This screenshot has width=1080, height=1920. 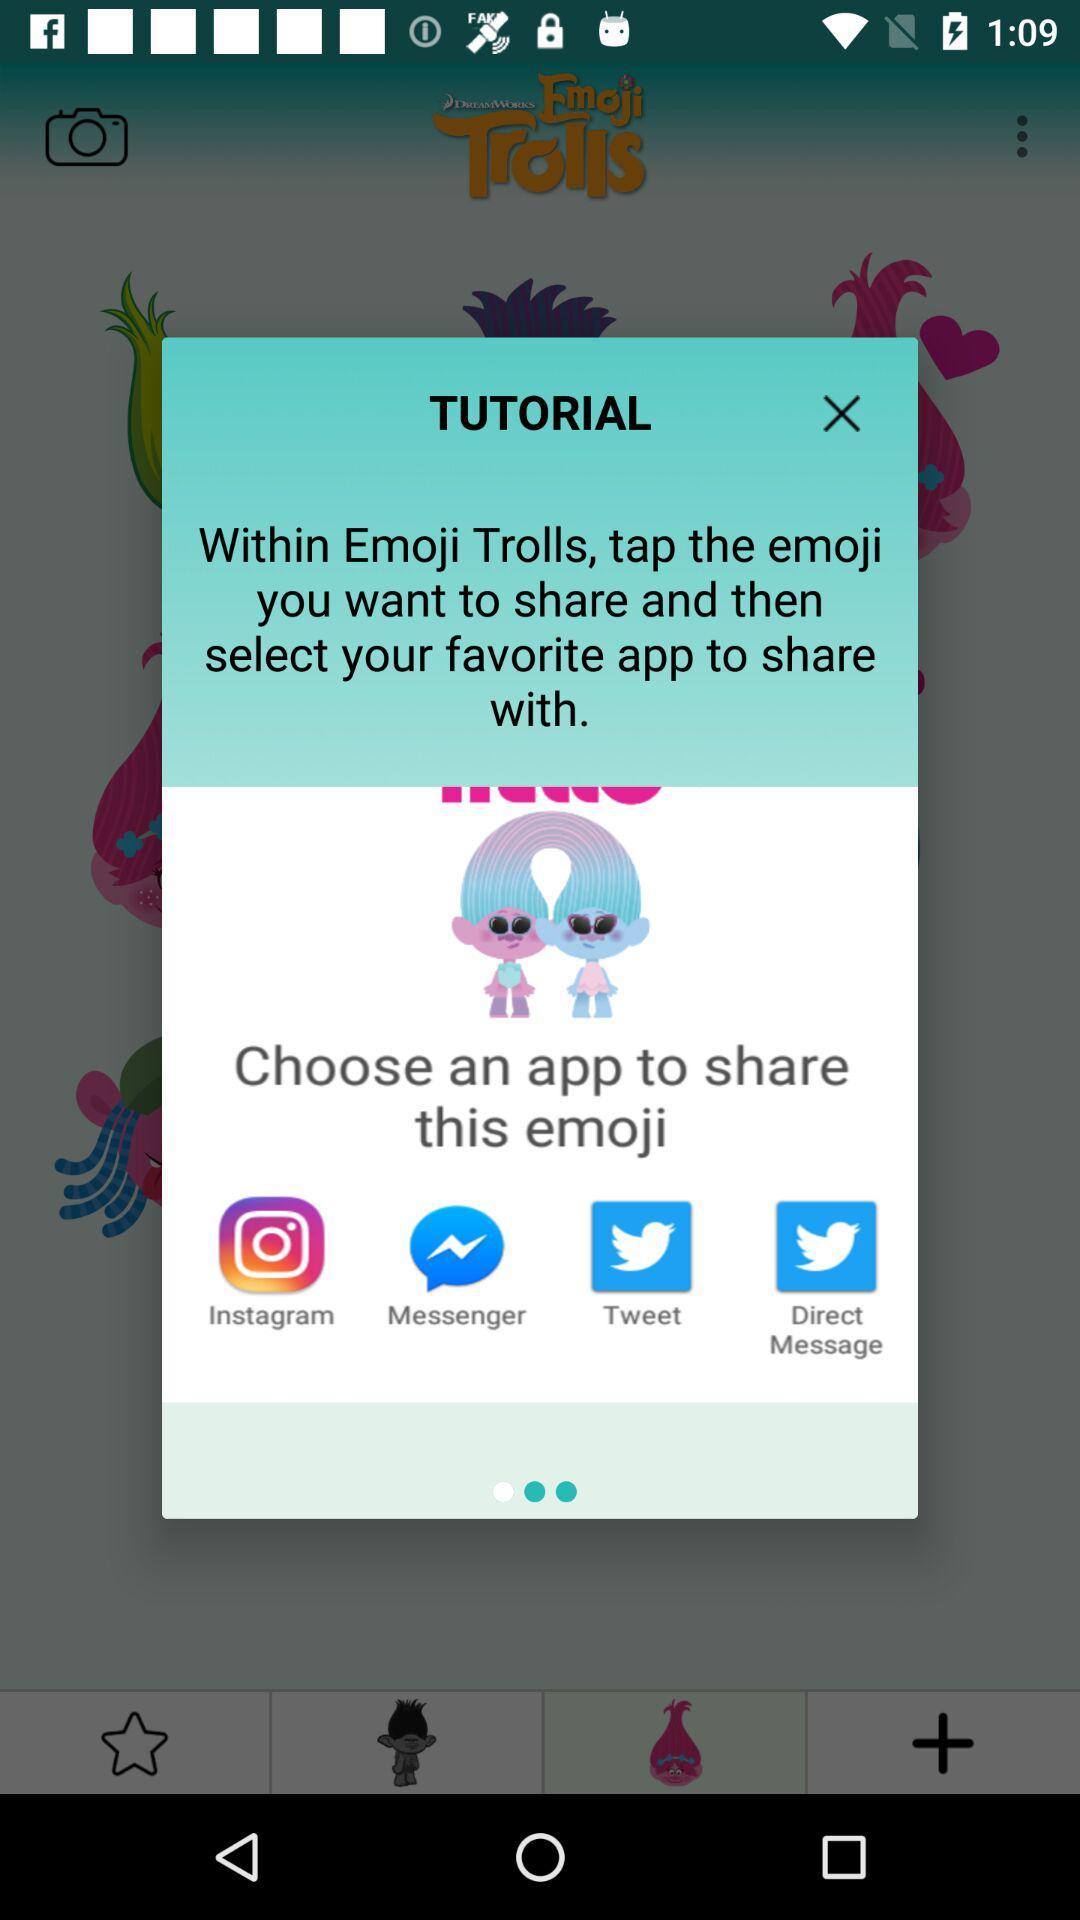 I want to click on popup, so click(x=841, y=412).